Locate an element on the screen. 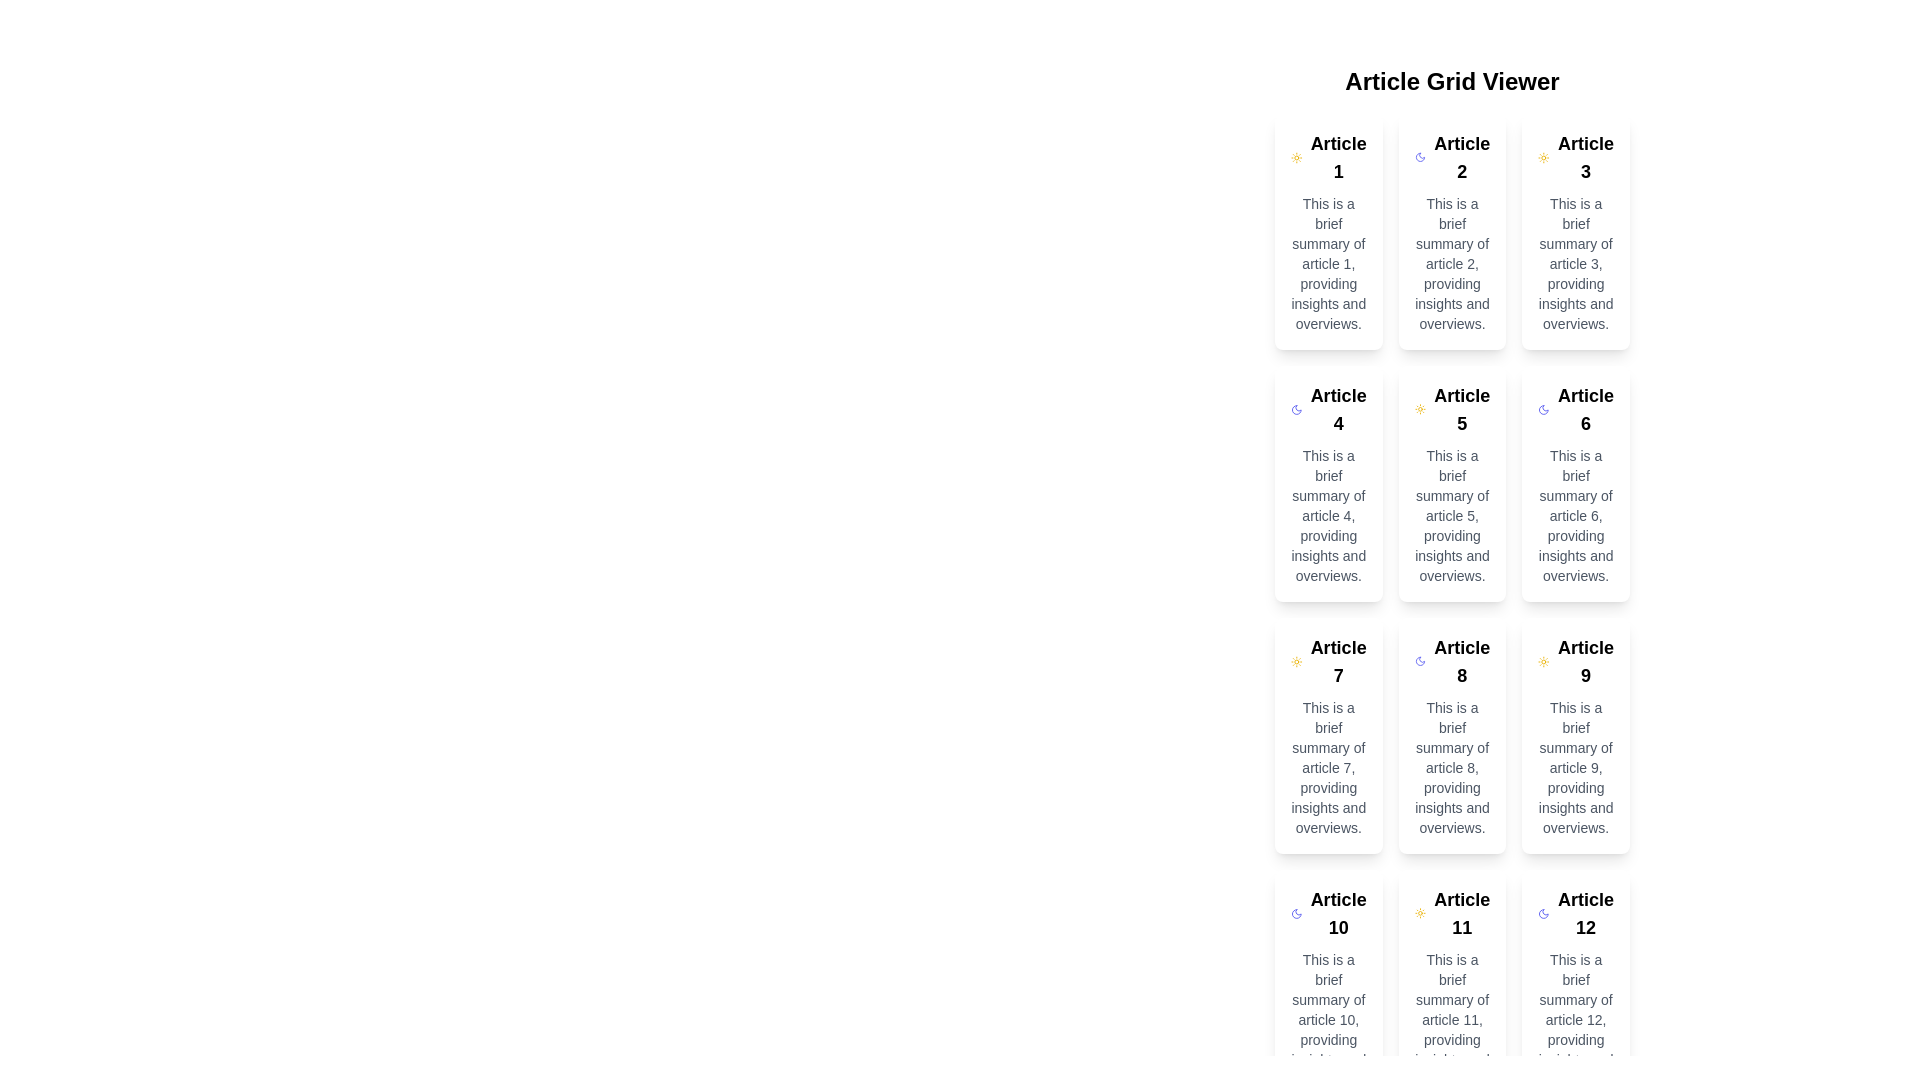 This screenshot has width=1920, height=1080. the circular sun icon, which is yellow and features ray motifs, located inside the first article card labeled 'Article 1' in the top-left corner of the interface is located at coordinates (1296, 157).